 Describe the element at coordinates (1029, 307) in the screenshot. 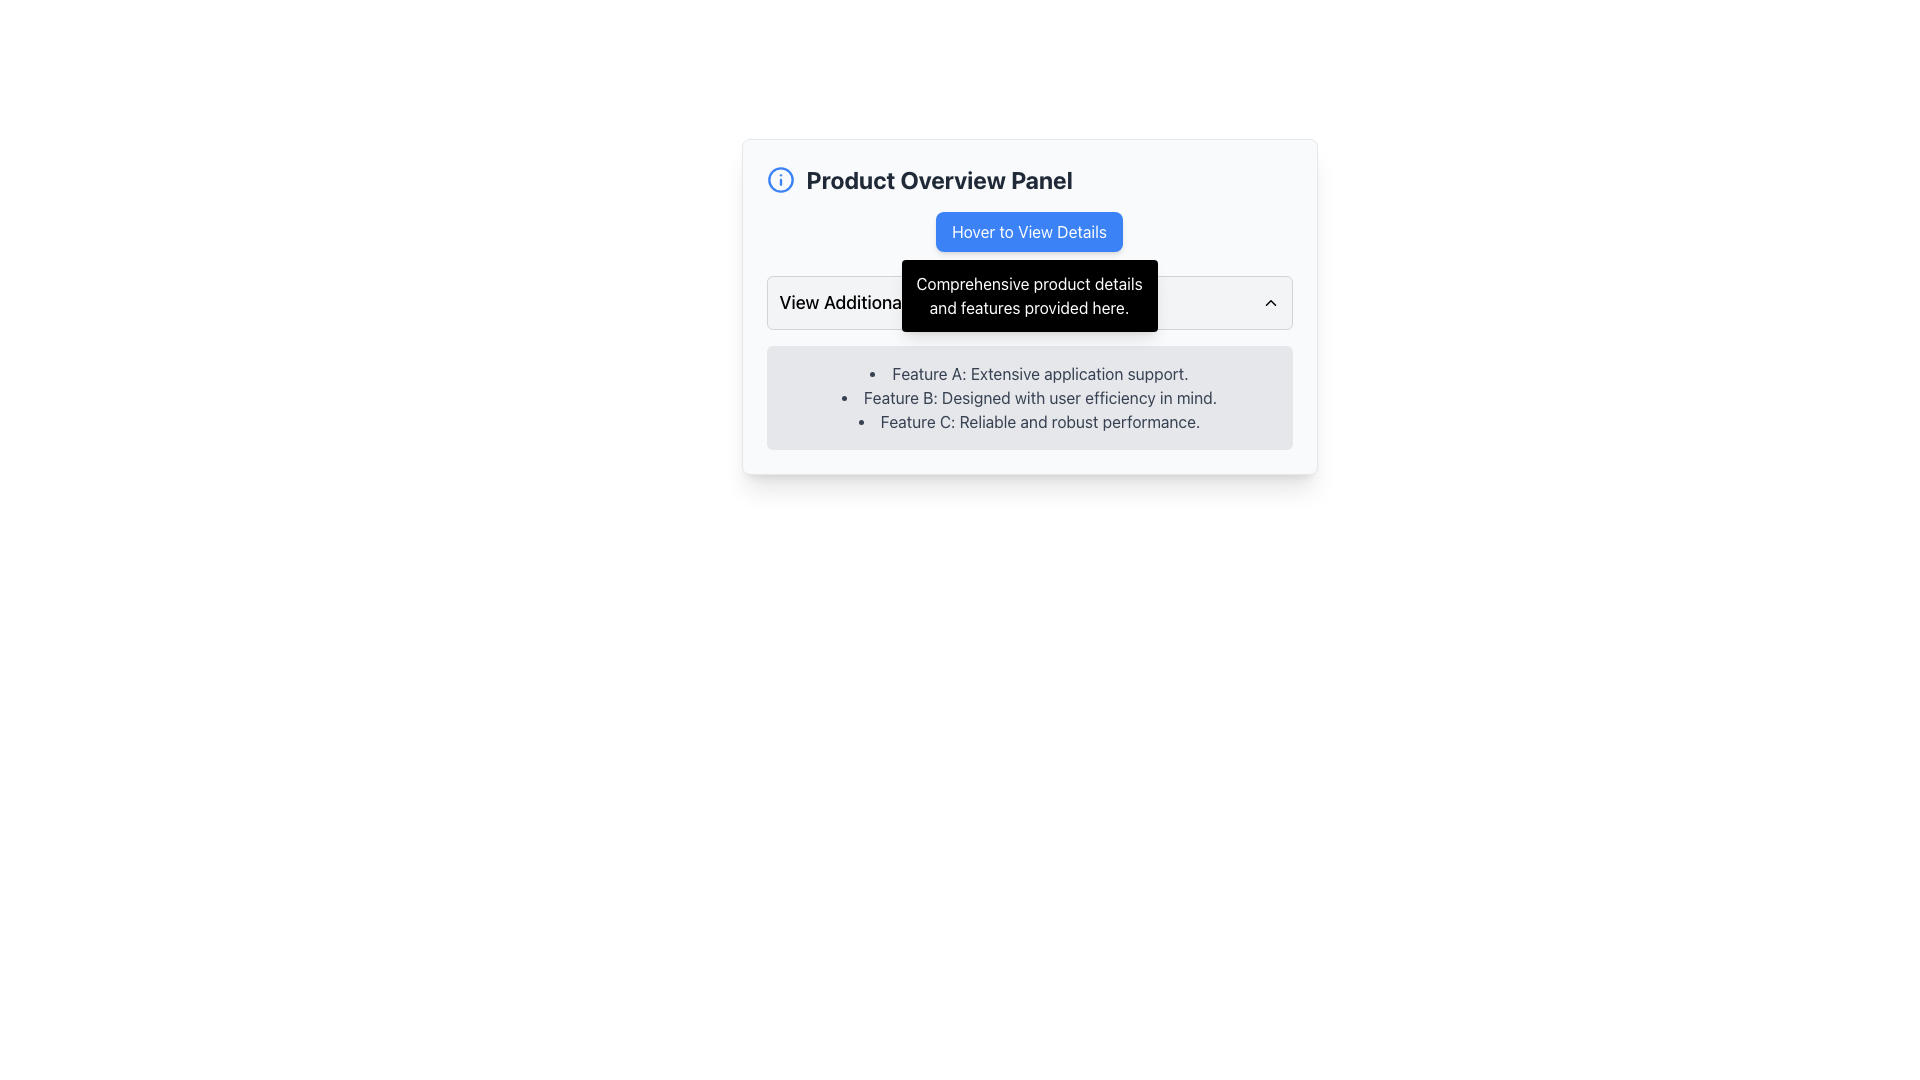

I see `the compact rectangular panel with a light gray background` at that location.